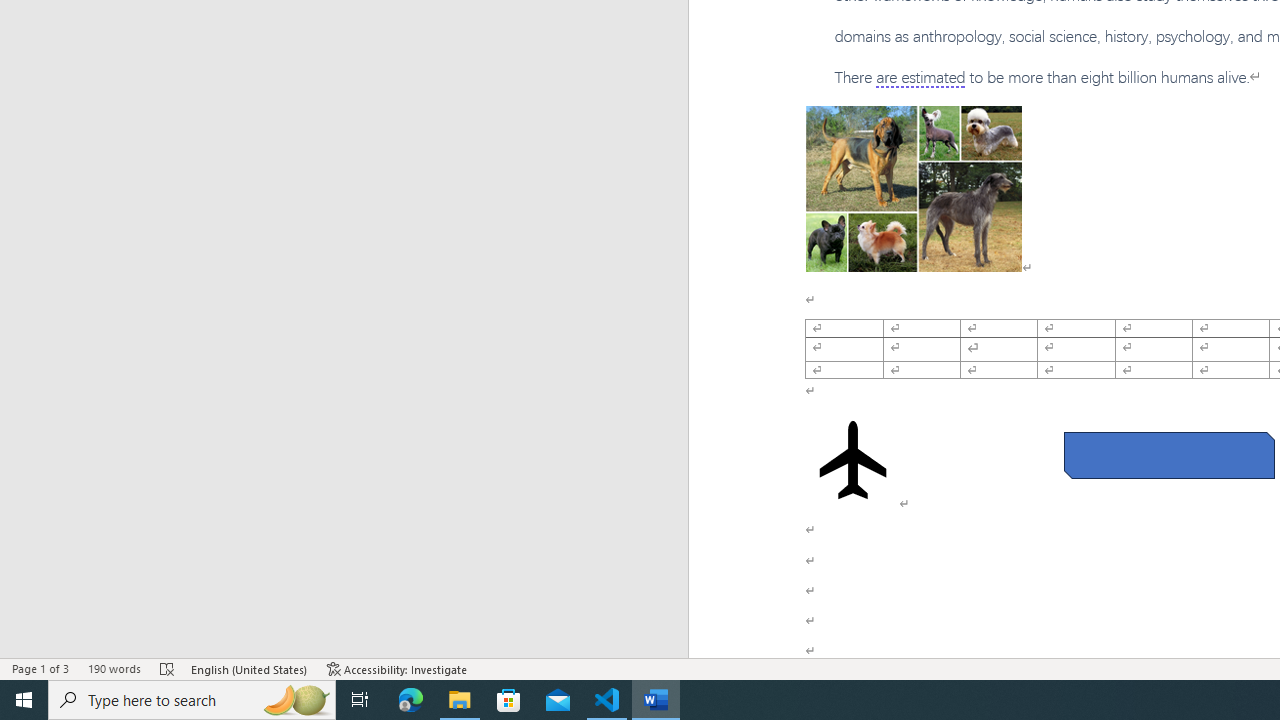 The height and width of the screenshot is (720, 1280). What do you see at coordinates (912, 189) in the screenshot?
I see `'Morphological variation in six dogs'` at bounding box center [912, 189].